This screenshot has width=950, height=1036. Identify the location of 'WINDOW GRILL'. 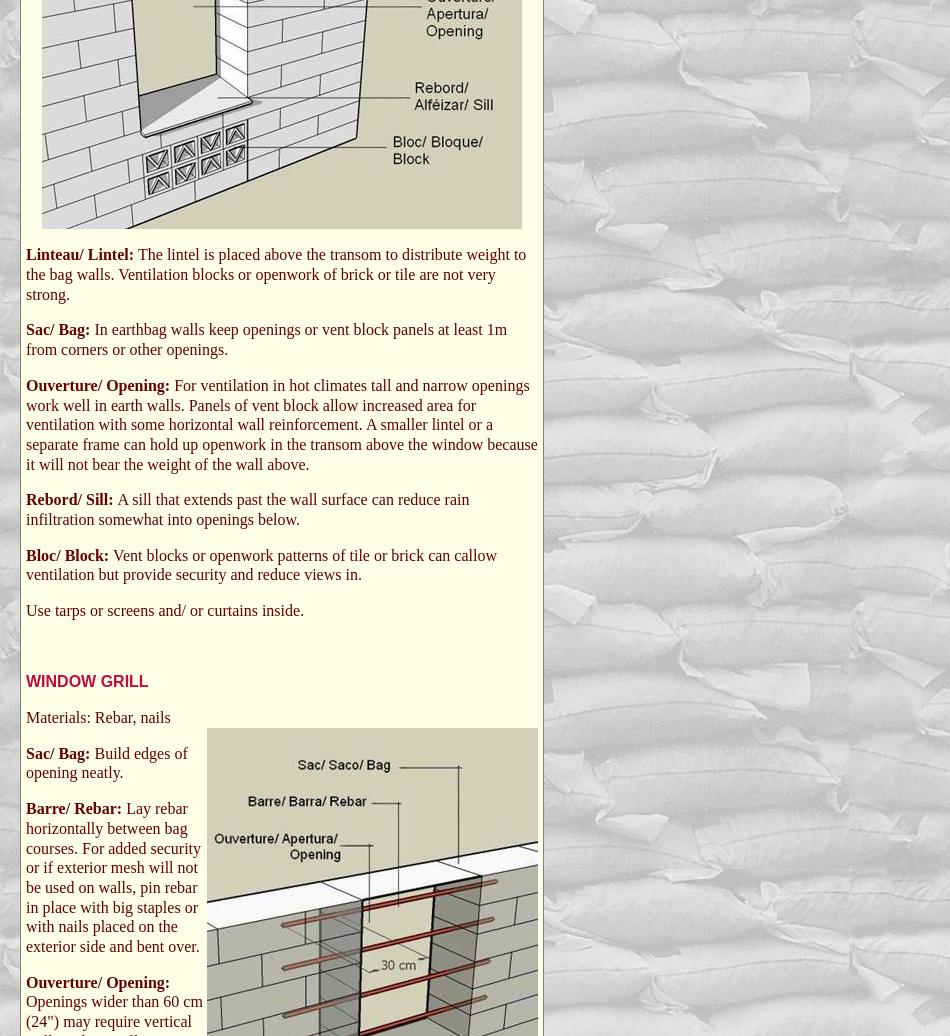
(87, 681).